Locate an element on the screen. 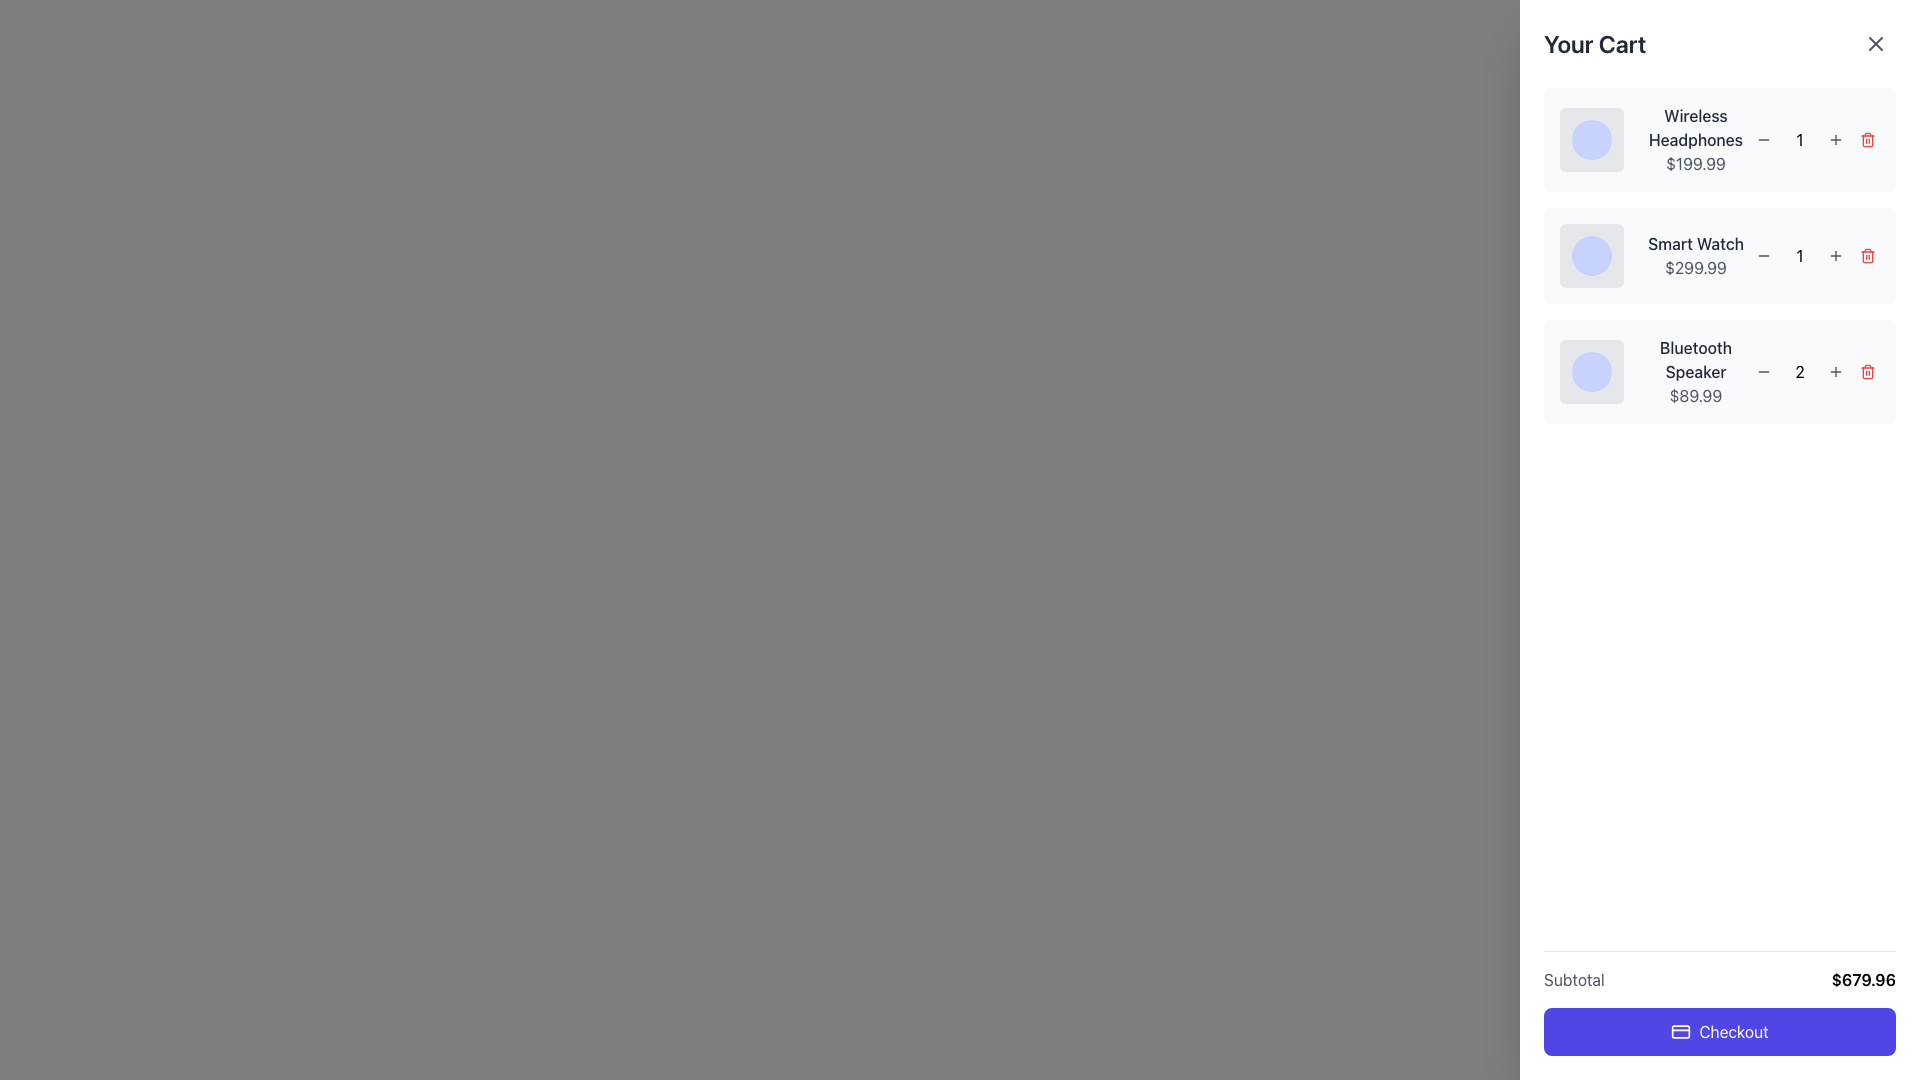  the 'Your Cart' static text element, which is styled in large, bold black font and located at the top-left corner of a white sidebar panel is located at coordinates (1594, 43).